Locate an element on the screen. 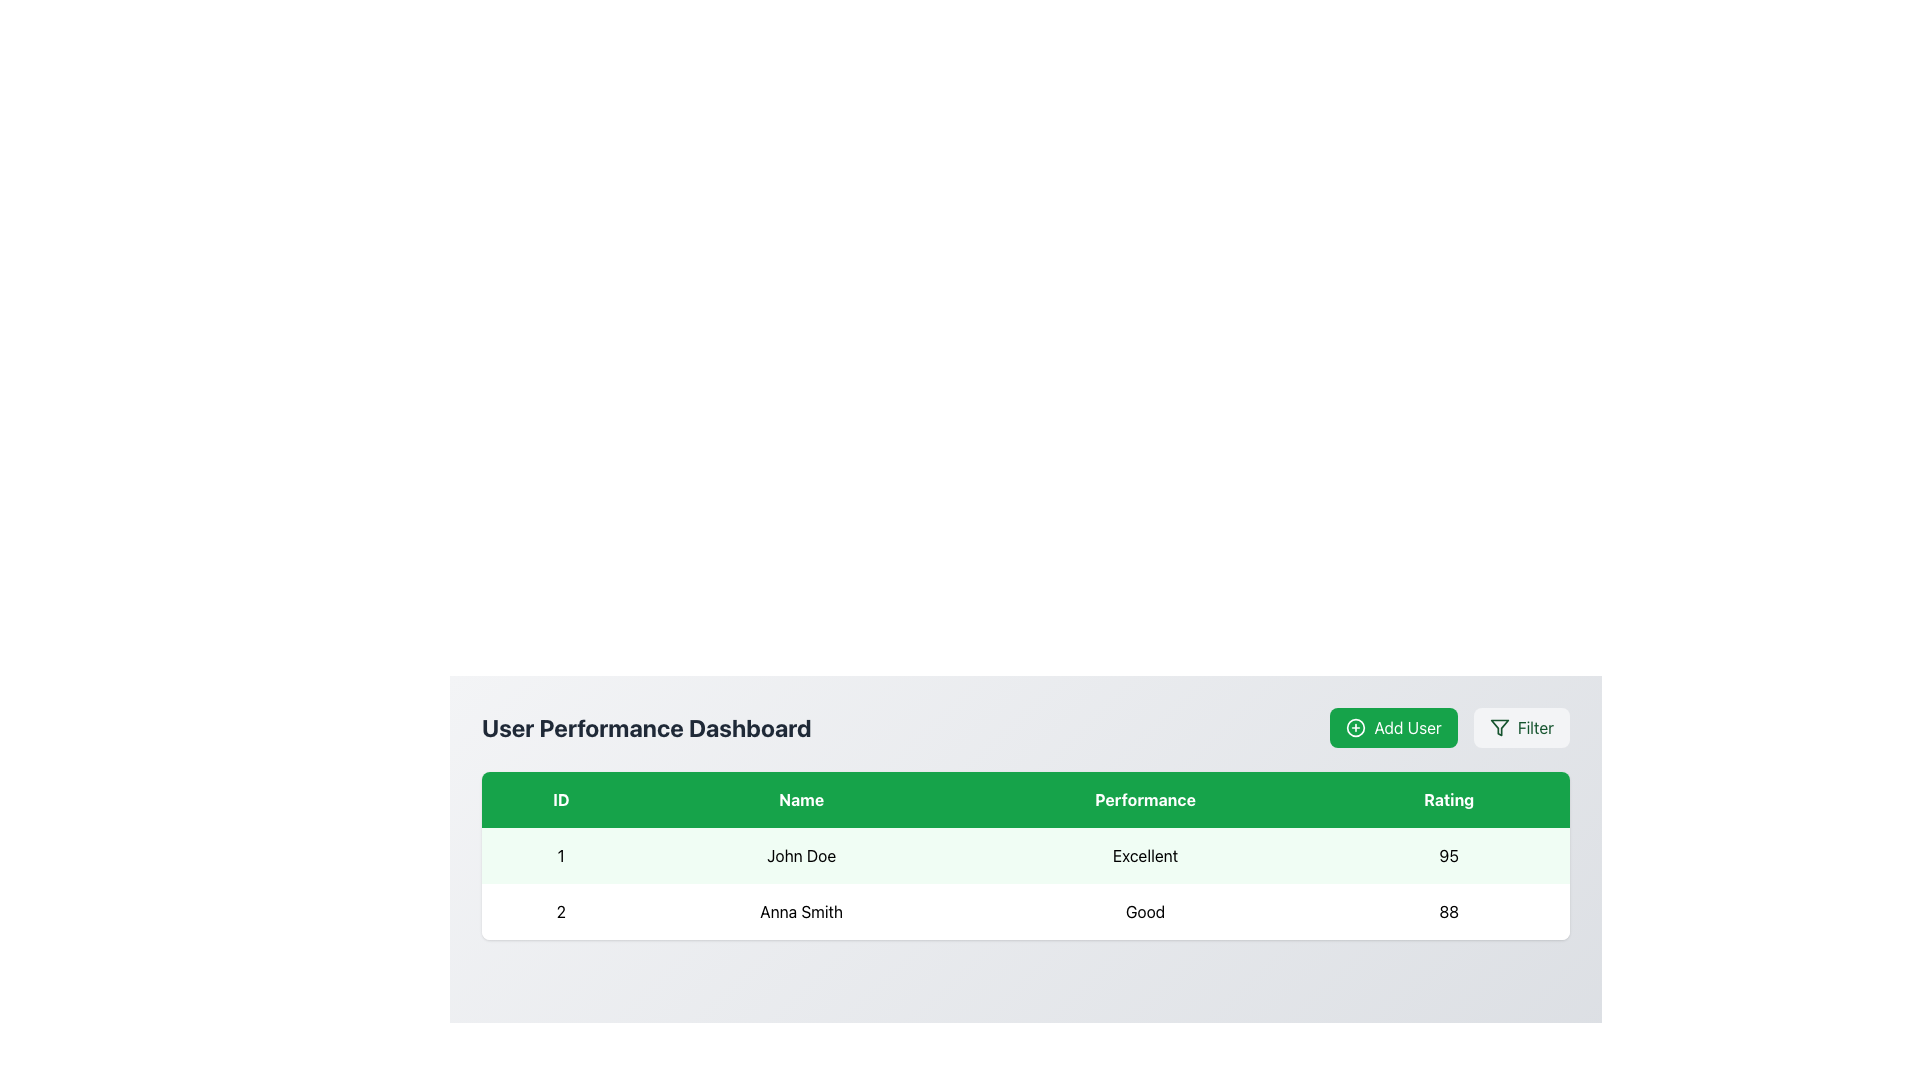 The image size is (1920, 1080). the text label displaying 'Good' in the third column of the second row of the User Performance Dashboard table is located at coordinates (1145, 911).